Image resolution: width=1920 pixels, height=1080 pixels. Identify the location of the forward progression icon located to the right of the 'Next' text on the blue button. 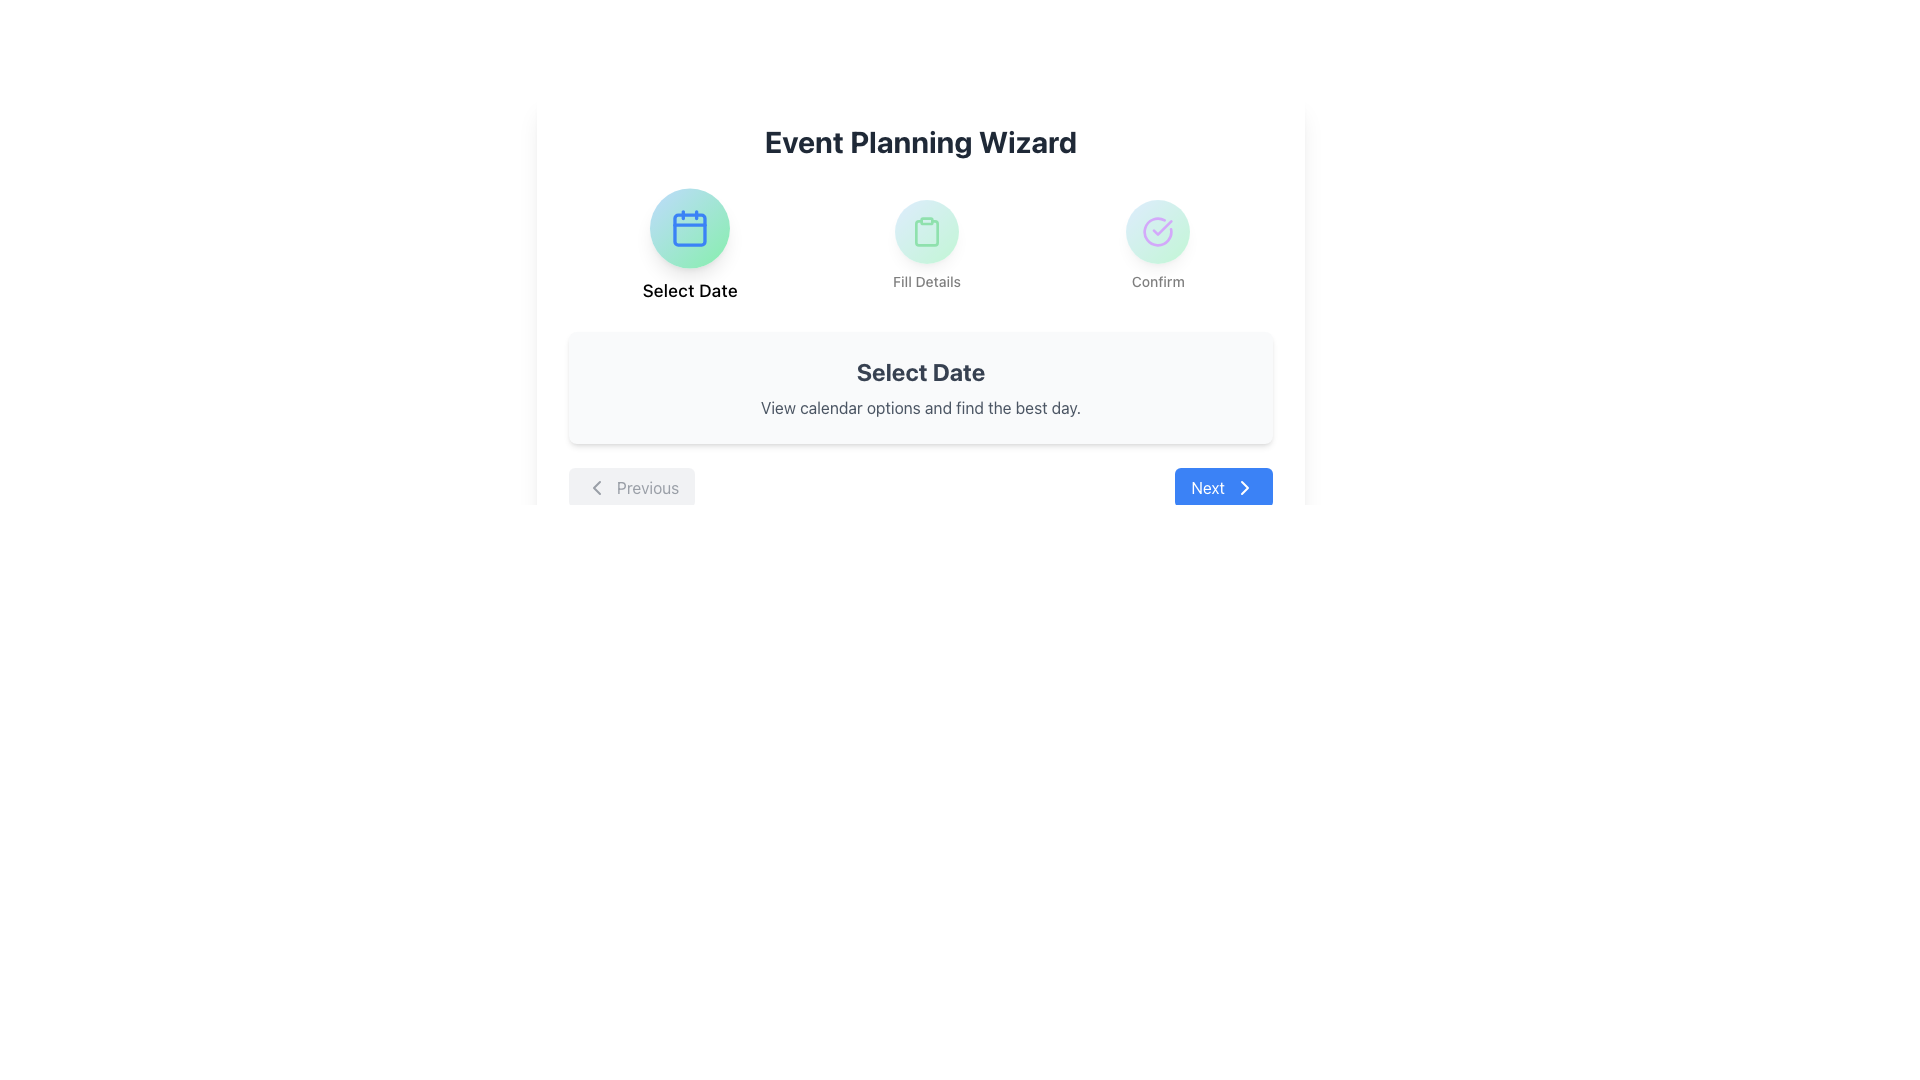
(1243, 488).